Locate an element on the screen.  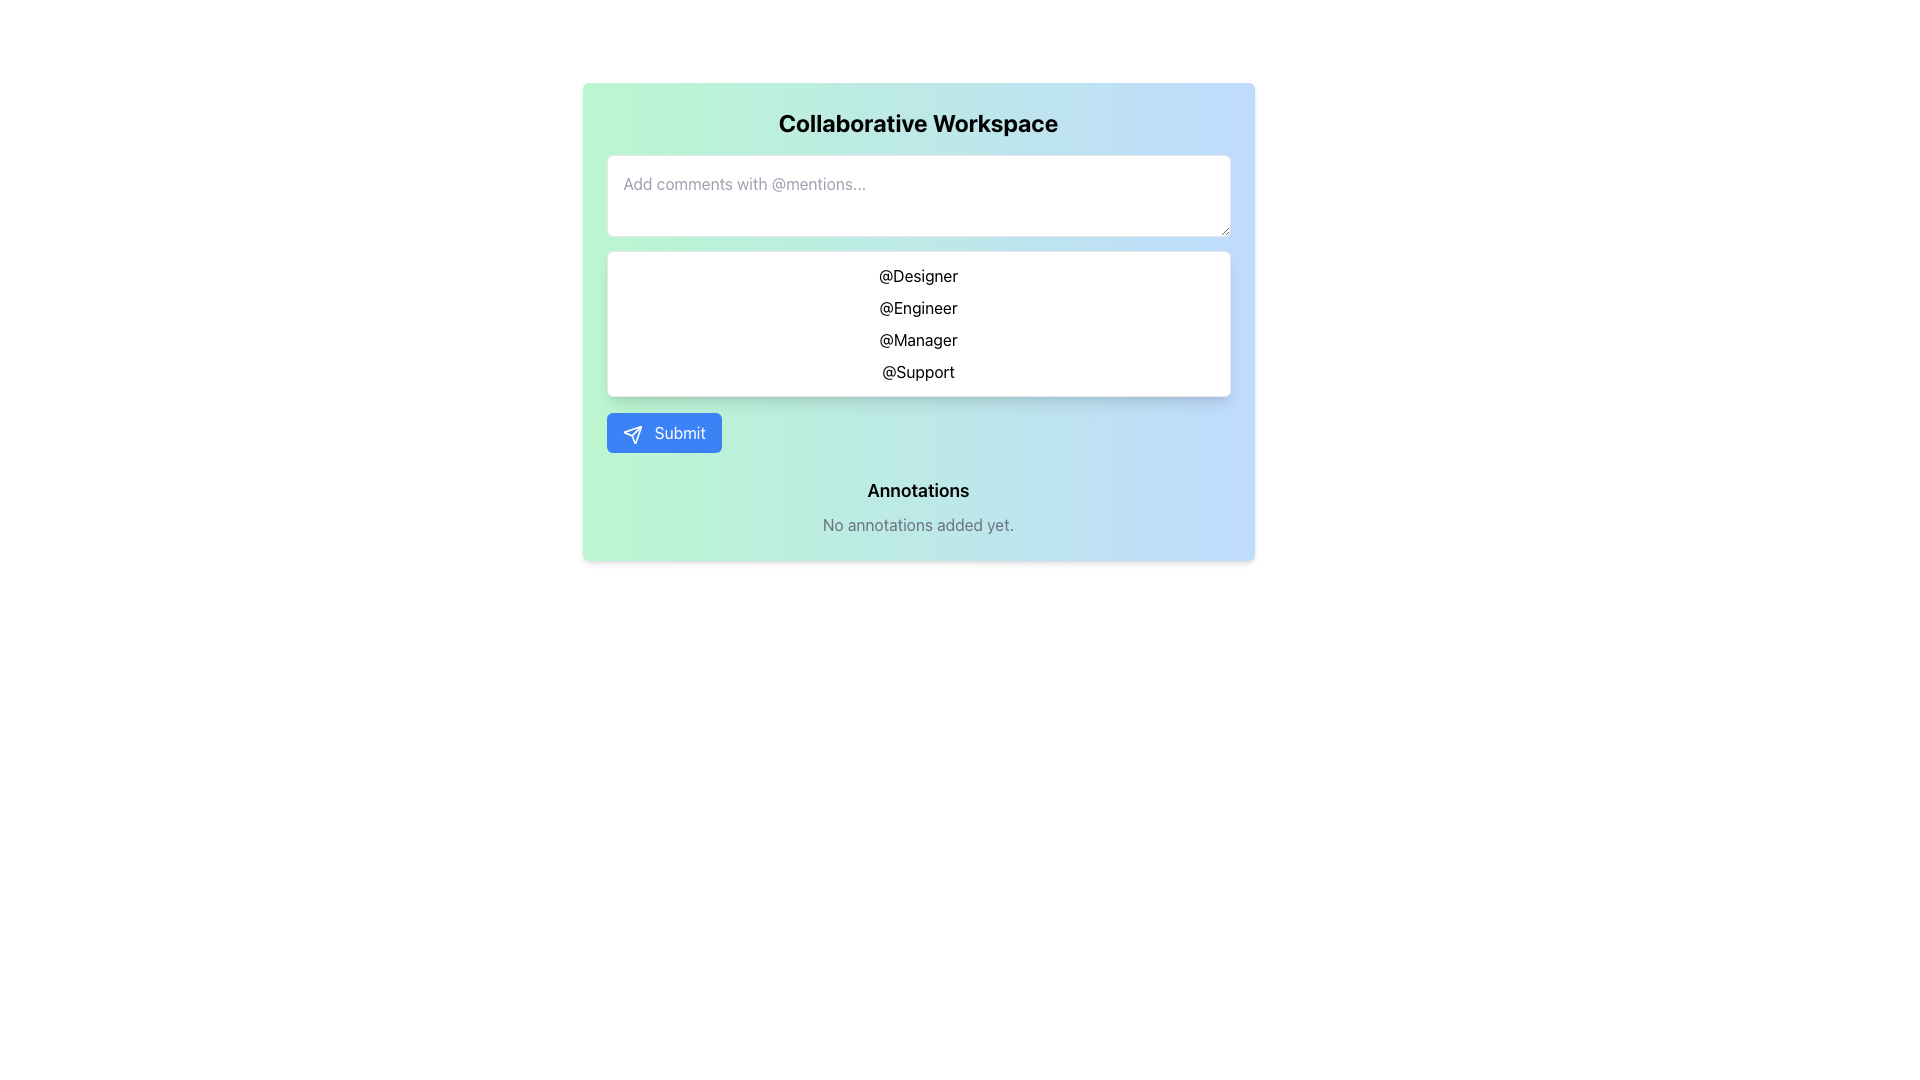
the selectable list item labeled 'Support', which is the fourth item in the dropdown list is located at coordinates (917, 371).